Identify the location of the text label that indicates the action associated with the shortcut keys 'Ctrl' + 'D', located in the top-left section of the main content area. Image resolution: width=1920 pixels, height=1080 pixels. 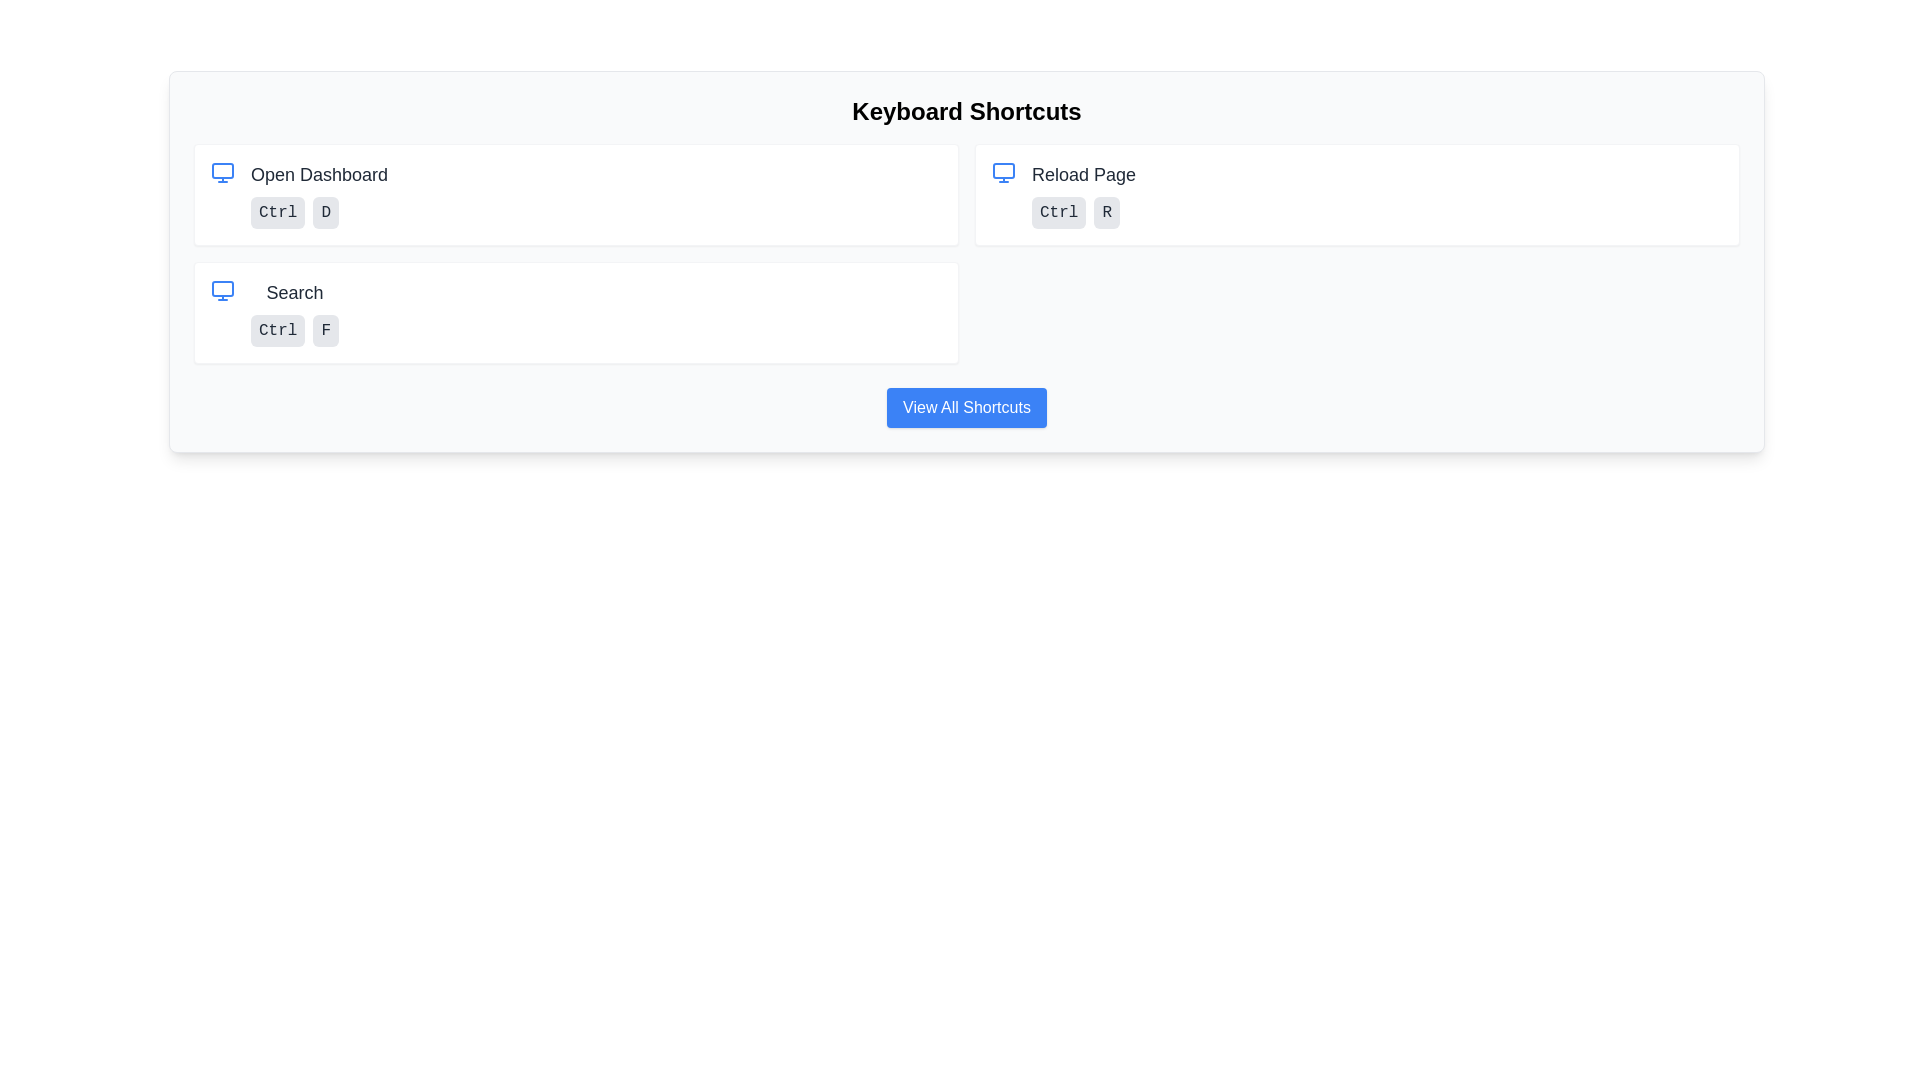
(318, 173).